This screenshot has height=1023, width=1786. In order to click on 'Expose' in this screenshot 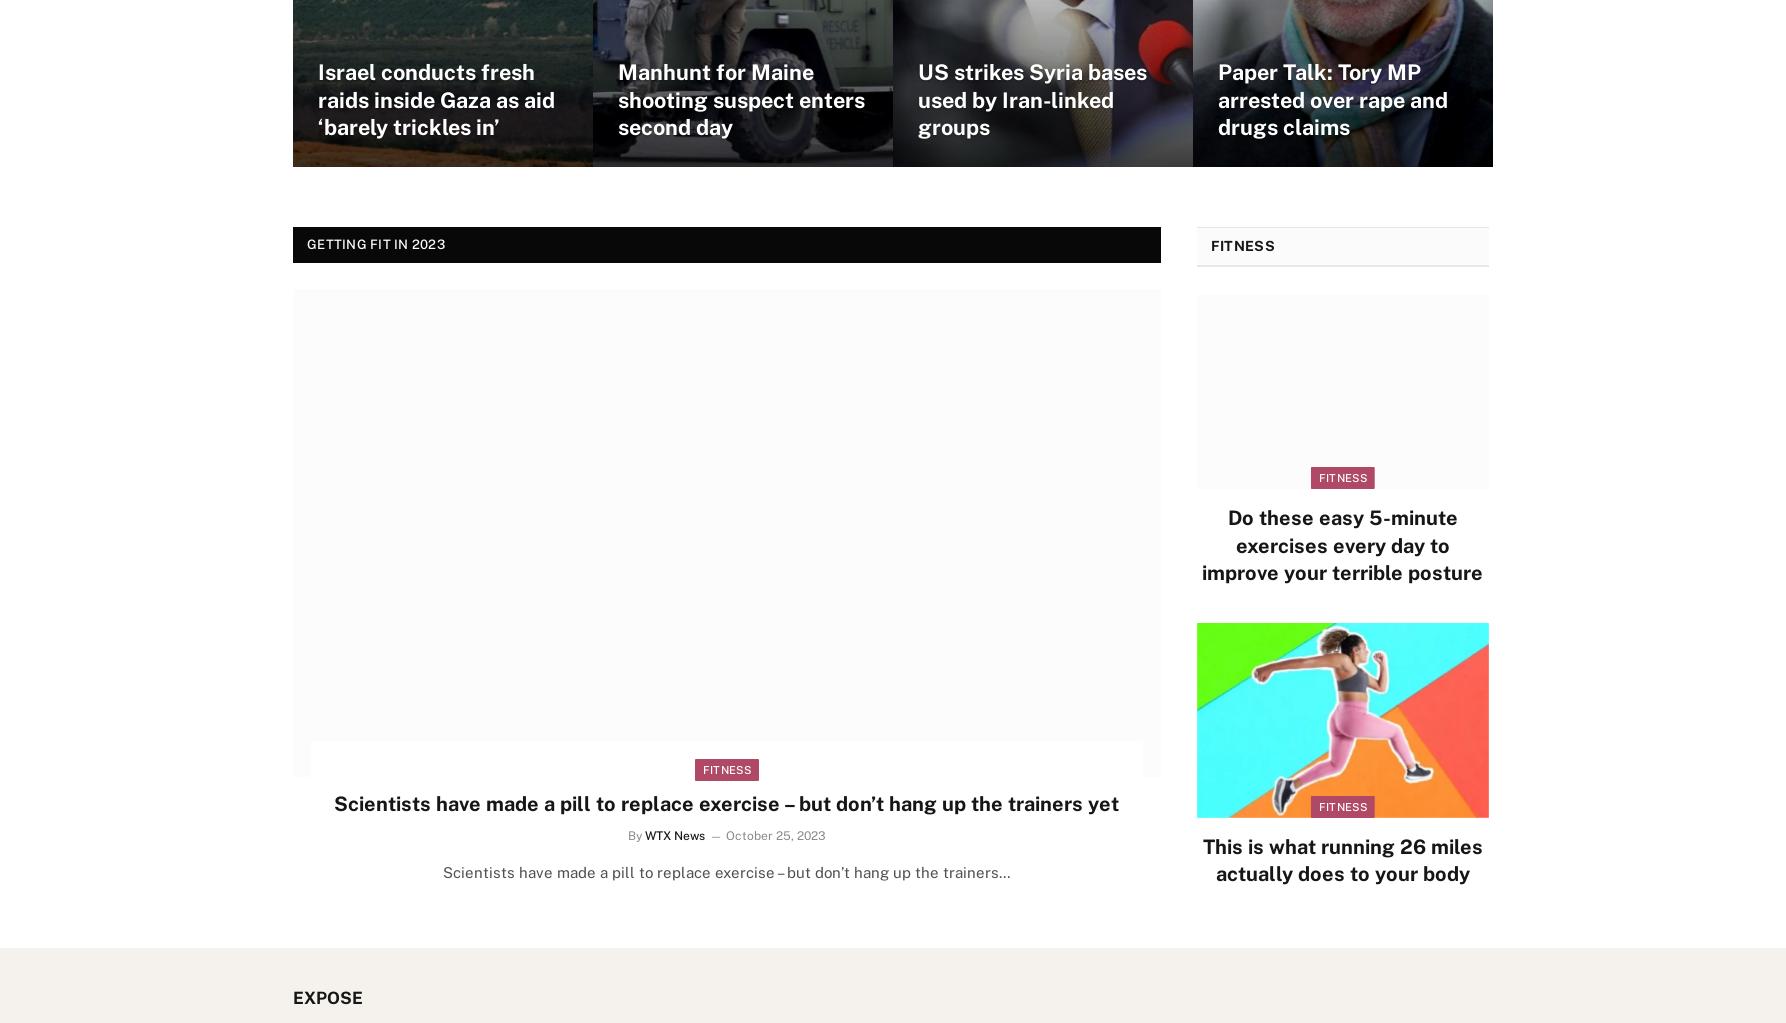, I will do `click(292, 997)`.